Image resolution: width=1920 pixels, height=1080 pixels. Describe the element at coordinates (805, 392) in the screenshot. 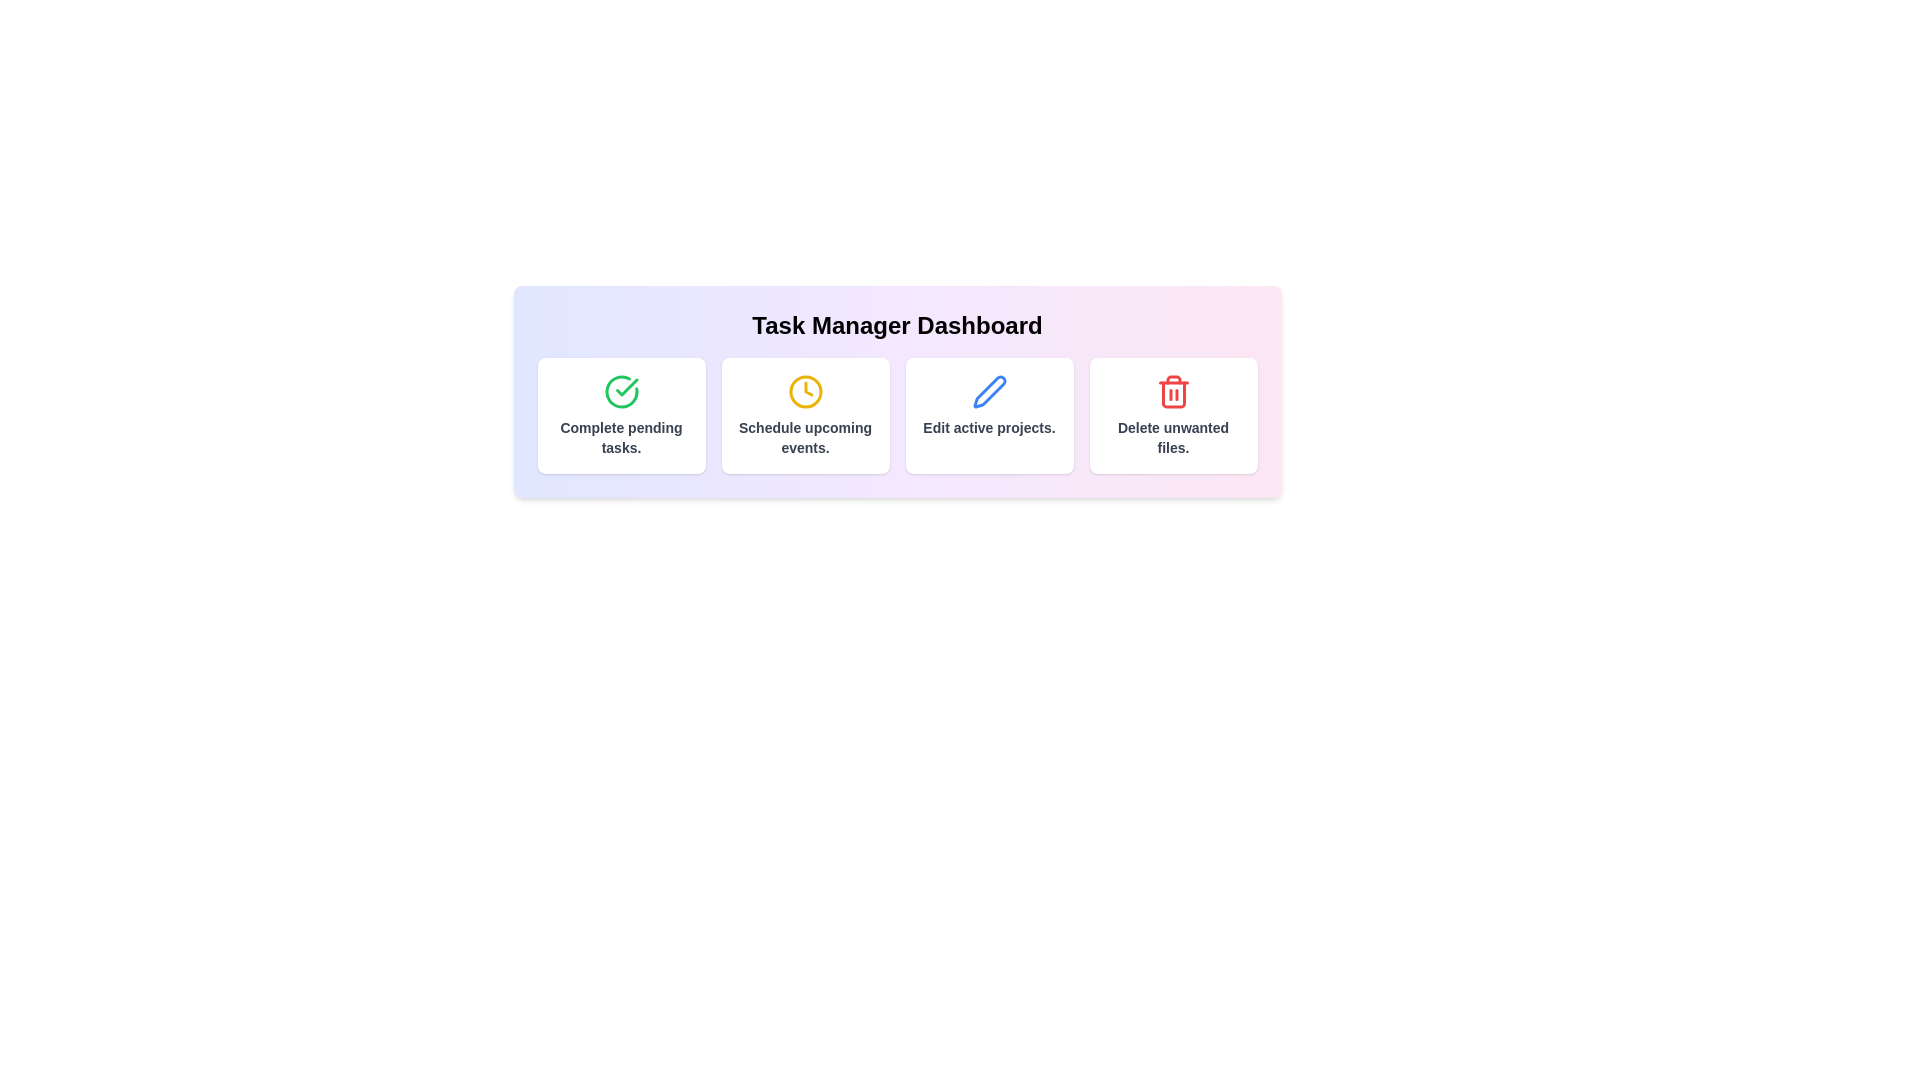

I see `the clock icon, which is a circular yellow-styled icon resembling a classic analog clock, located in the second option from the left above the text 'Schedule upcoming events.'` at that location.